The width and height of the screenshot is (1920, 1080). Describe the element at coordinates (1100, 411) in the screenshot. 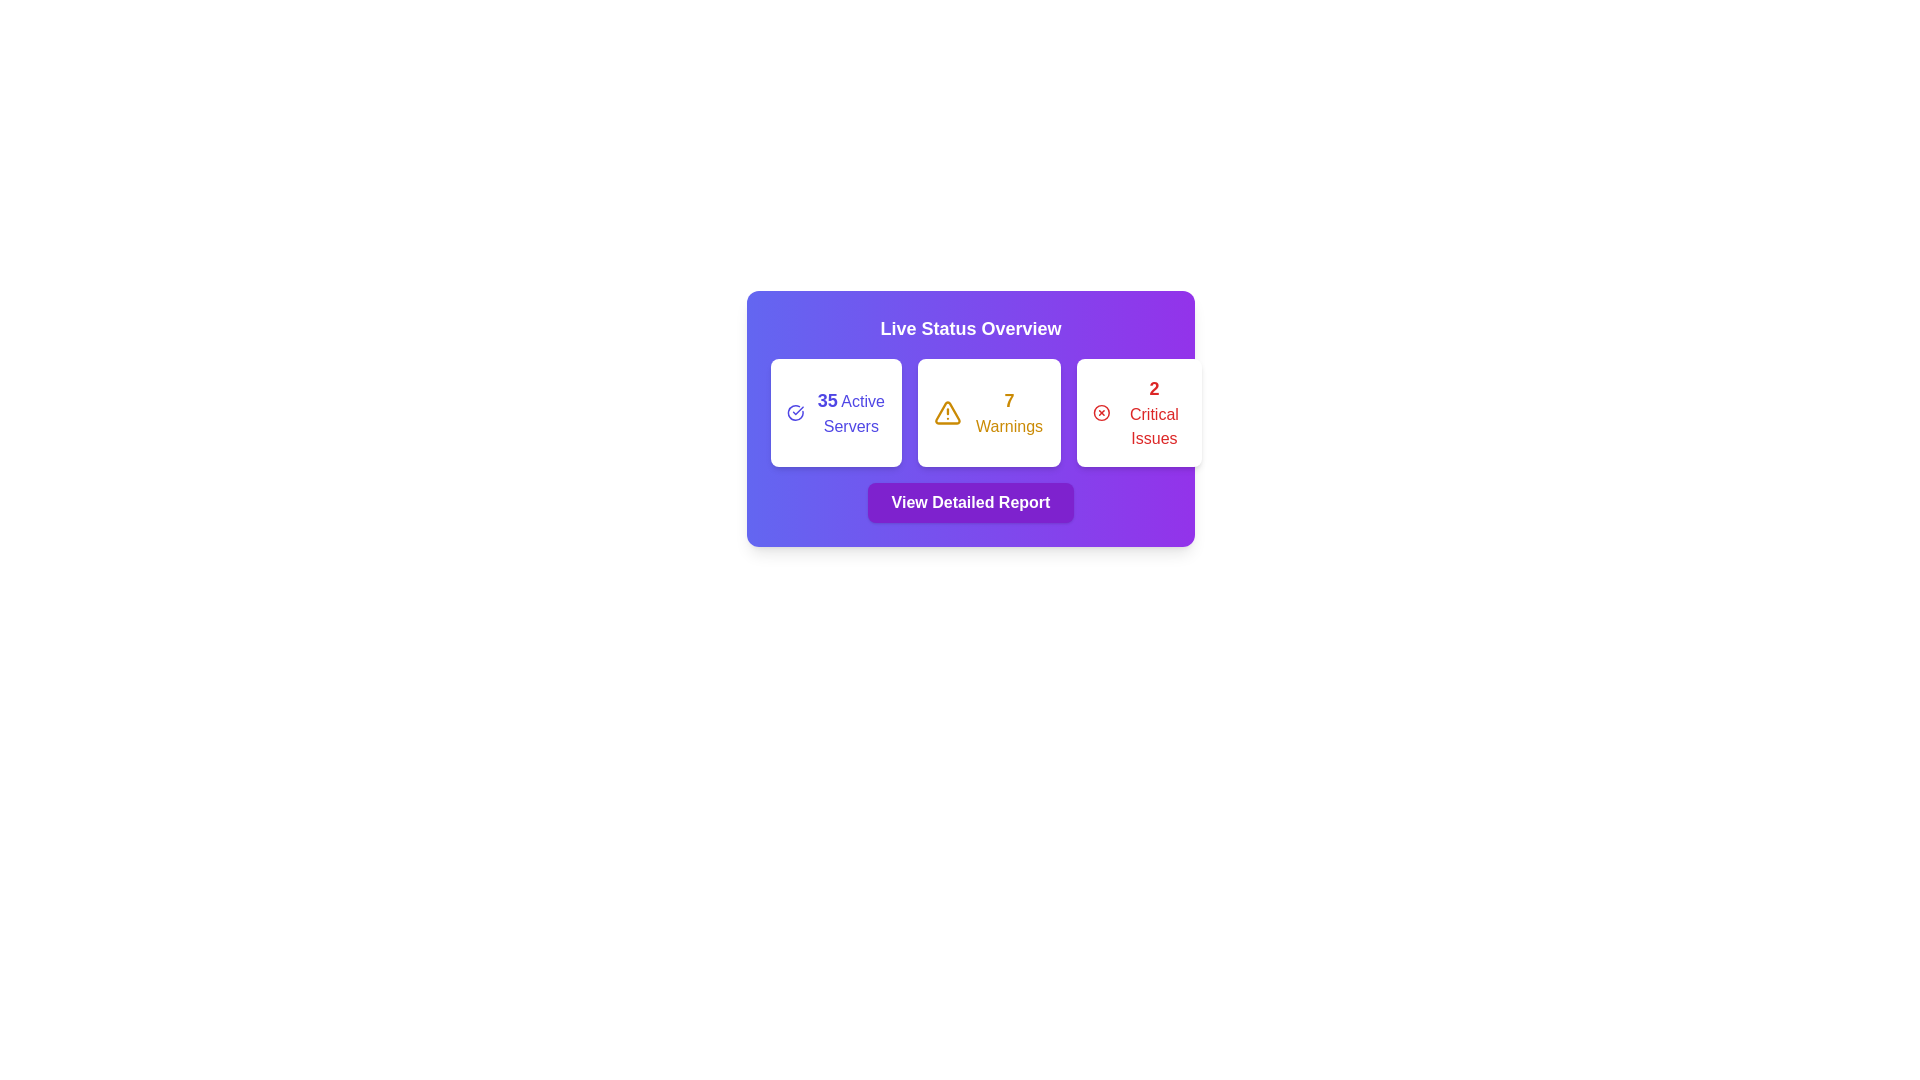

I see `the critical issues icon located in the '2 Critical Issues' panel in the bottom-right section of the card, which serves as a visual indicator for critical issues` at that location.